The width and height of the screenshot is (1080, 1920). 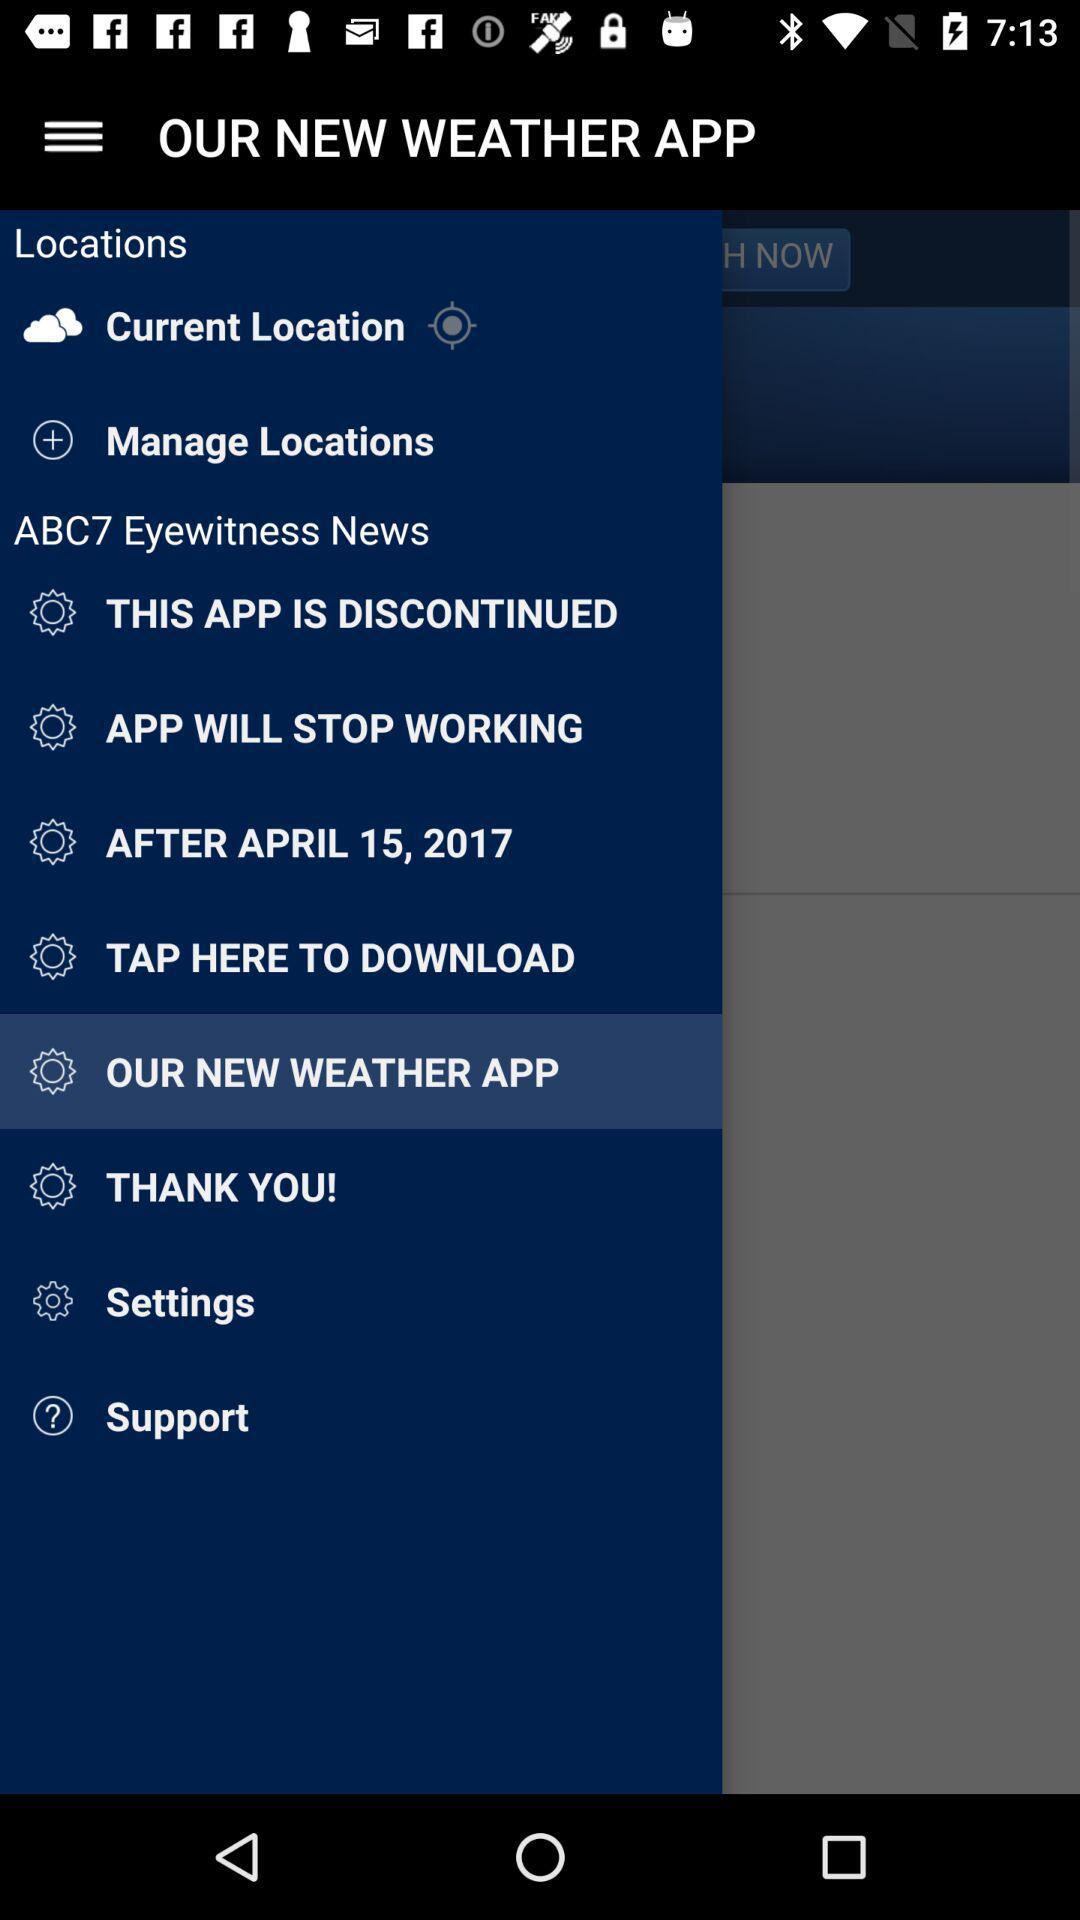 What do you see at coordinates (72, 135) in the screenshot?
I see `sidebar menu` at bounding box center [72, 135].